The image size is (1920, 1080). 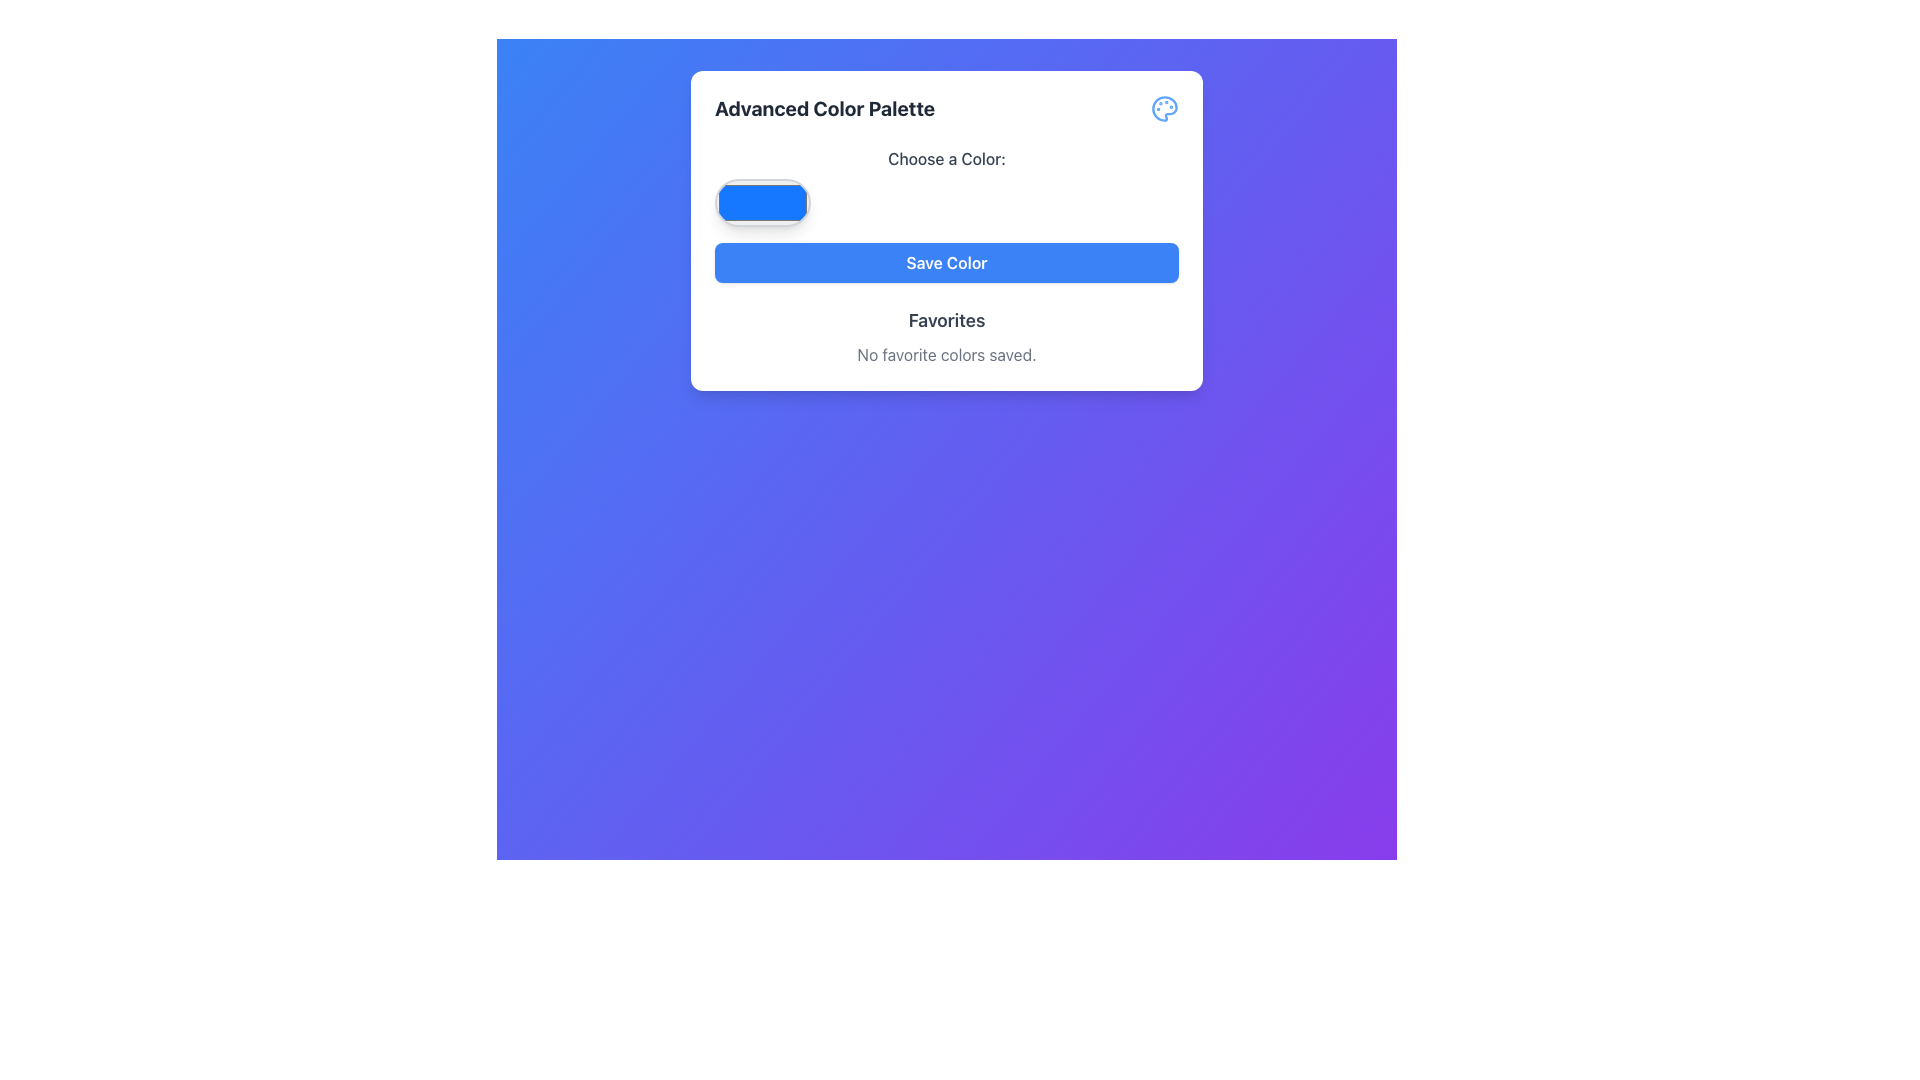 What do you see at coordinates (945, 261) in the screenshot?
I see `the prominent blue 'Save Color' button` at bounding box center [945, 261].